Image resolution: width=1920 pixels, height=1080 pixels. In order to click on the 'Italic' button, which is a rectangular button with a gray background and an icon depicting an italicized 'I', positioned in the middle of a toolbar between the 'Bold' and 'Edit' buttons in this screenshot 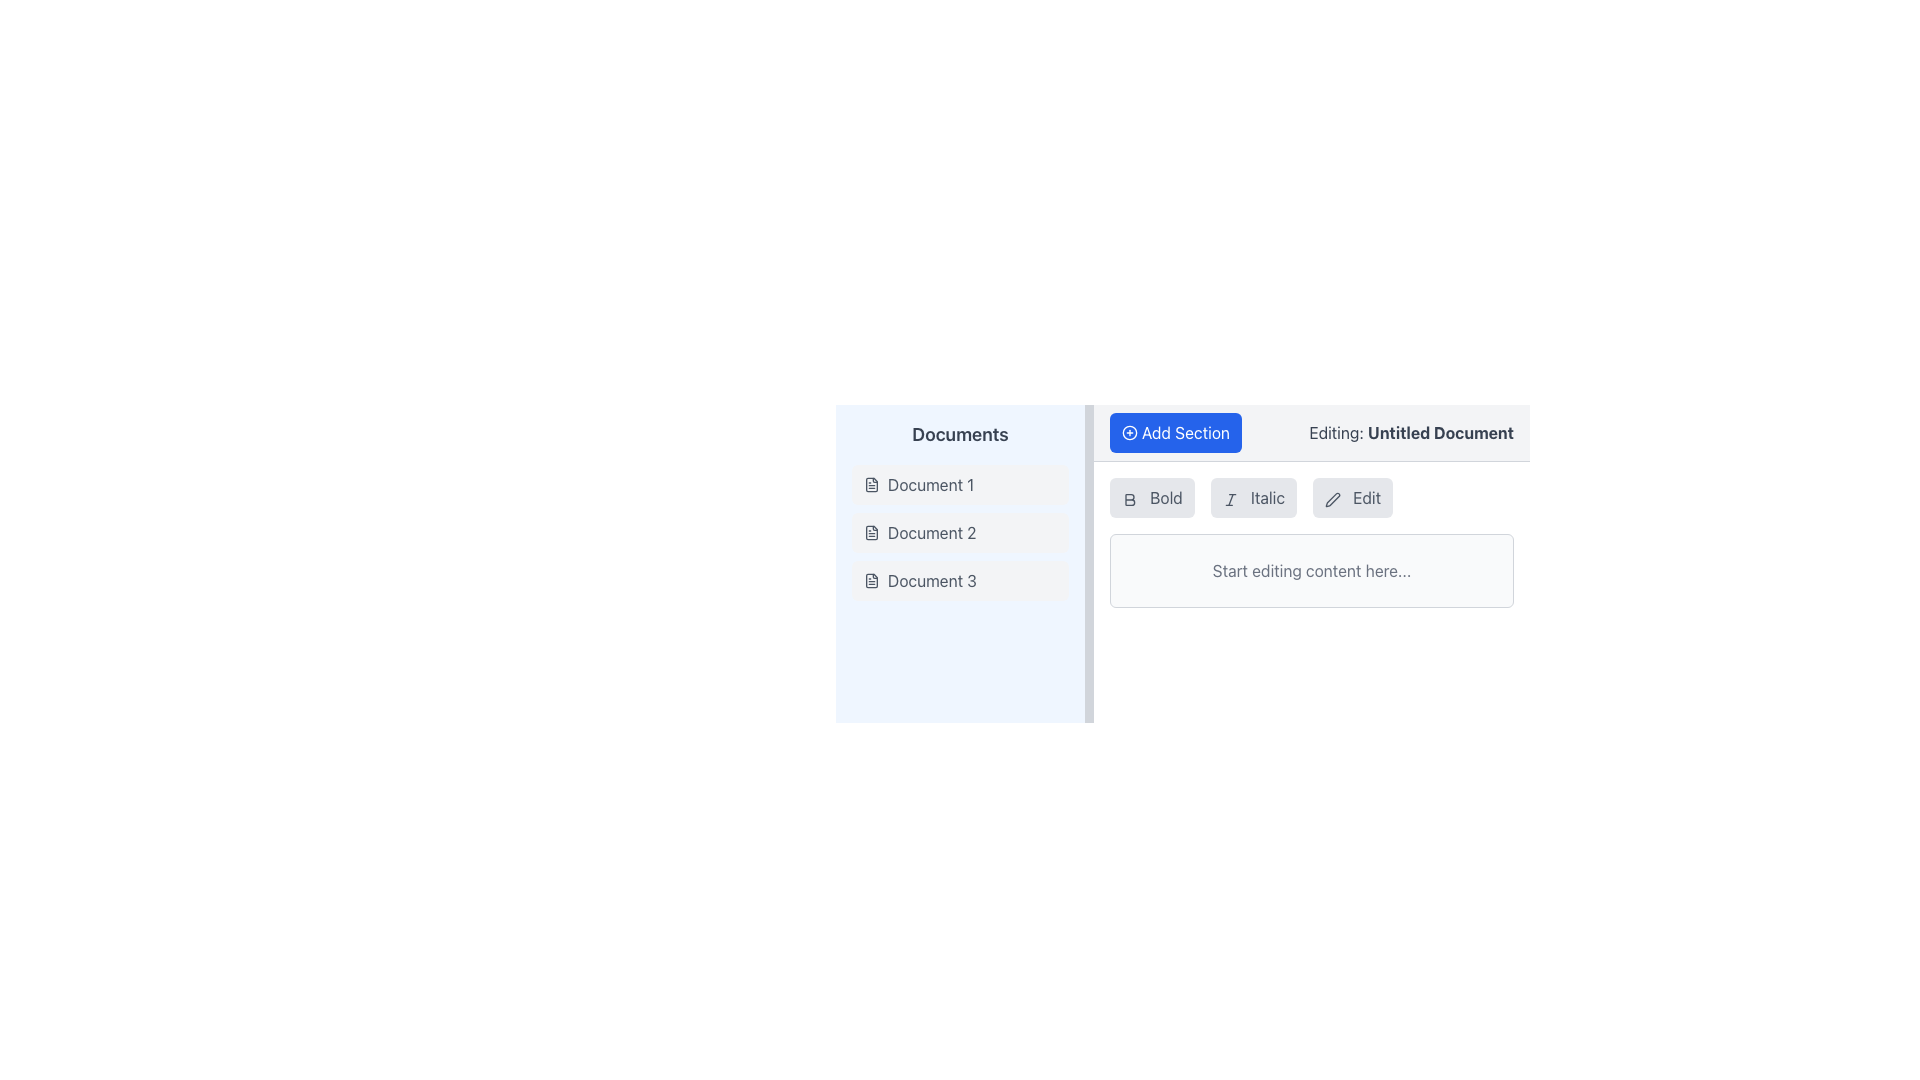, I will do `click(1252, 496)`.